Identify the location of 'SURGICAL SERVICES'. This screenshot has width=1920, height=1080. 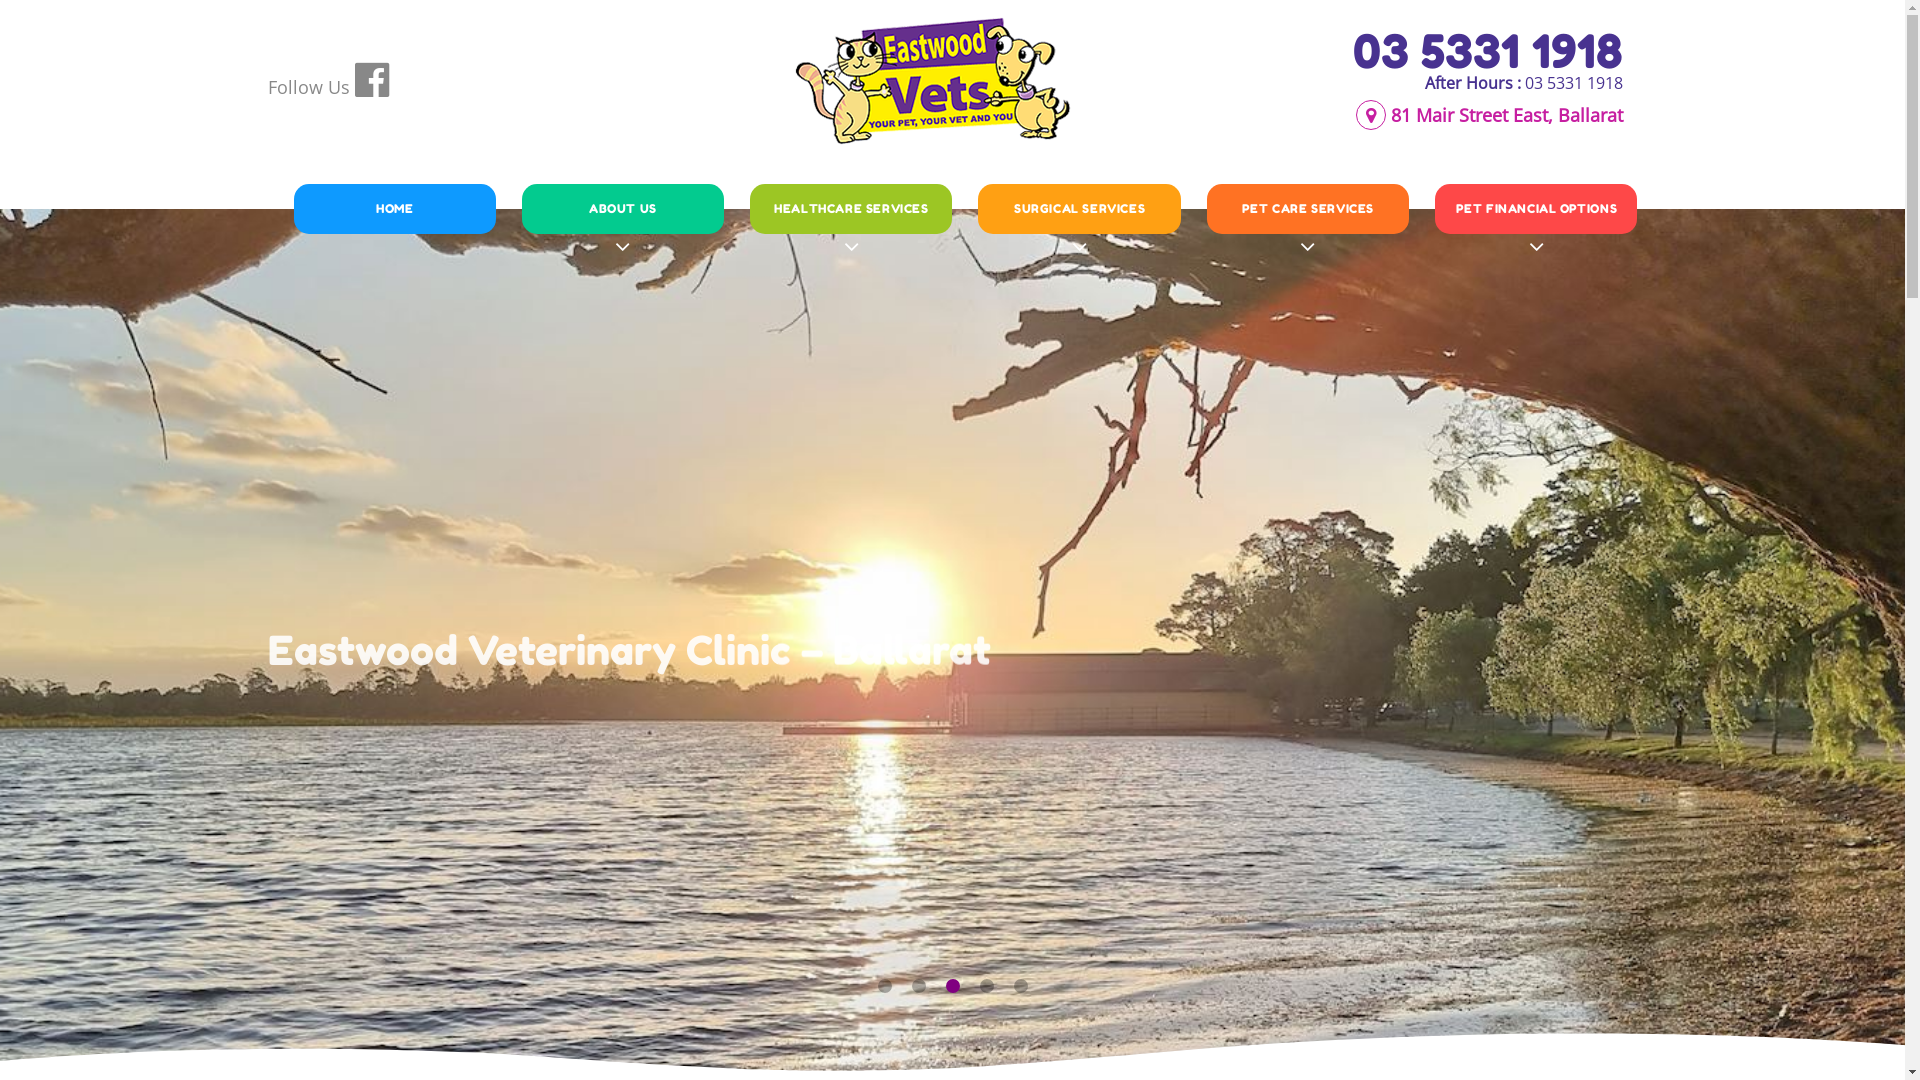
(1078, 208).